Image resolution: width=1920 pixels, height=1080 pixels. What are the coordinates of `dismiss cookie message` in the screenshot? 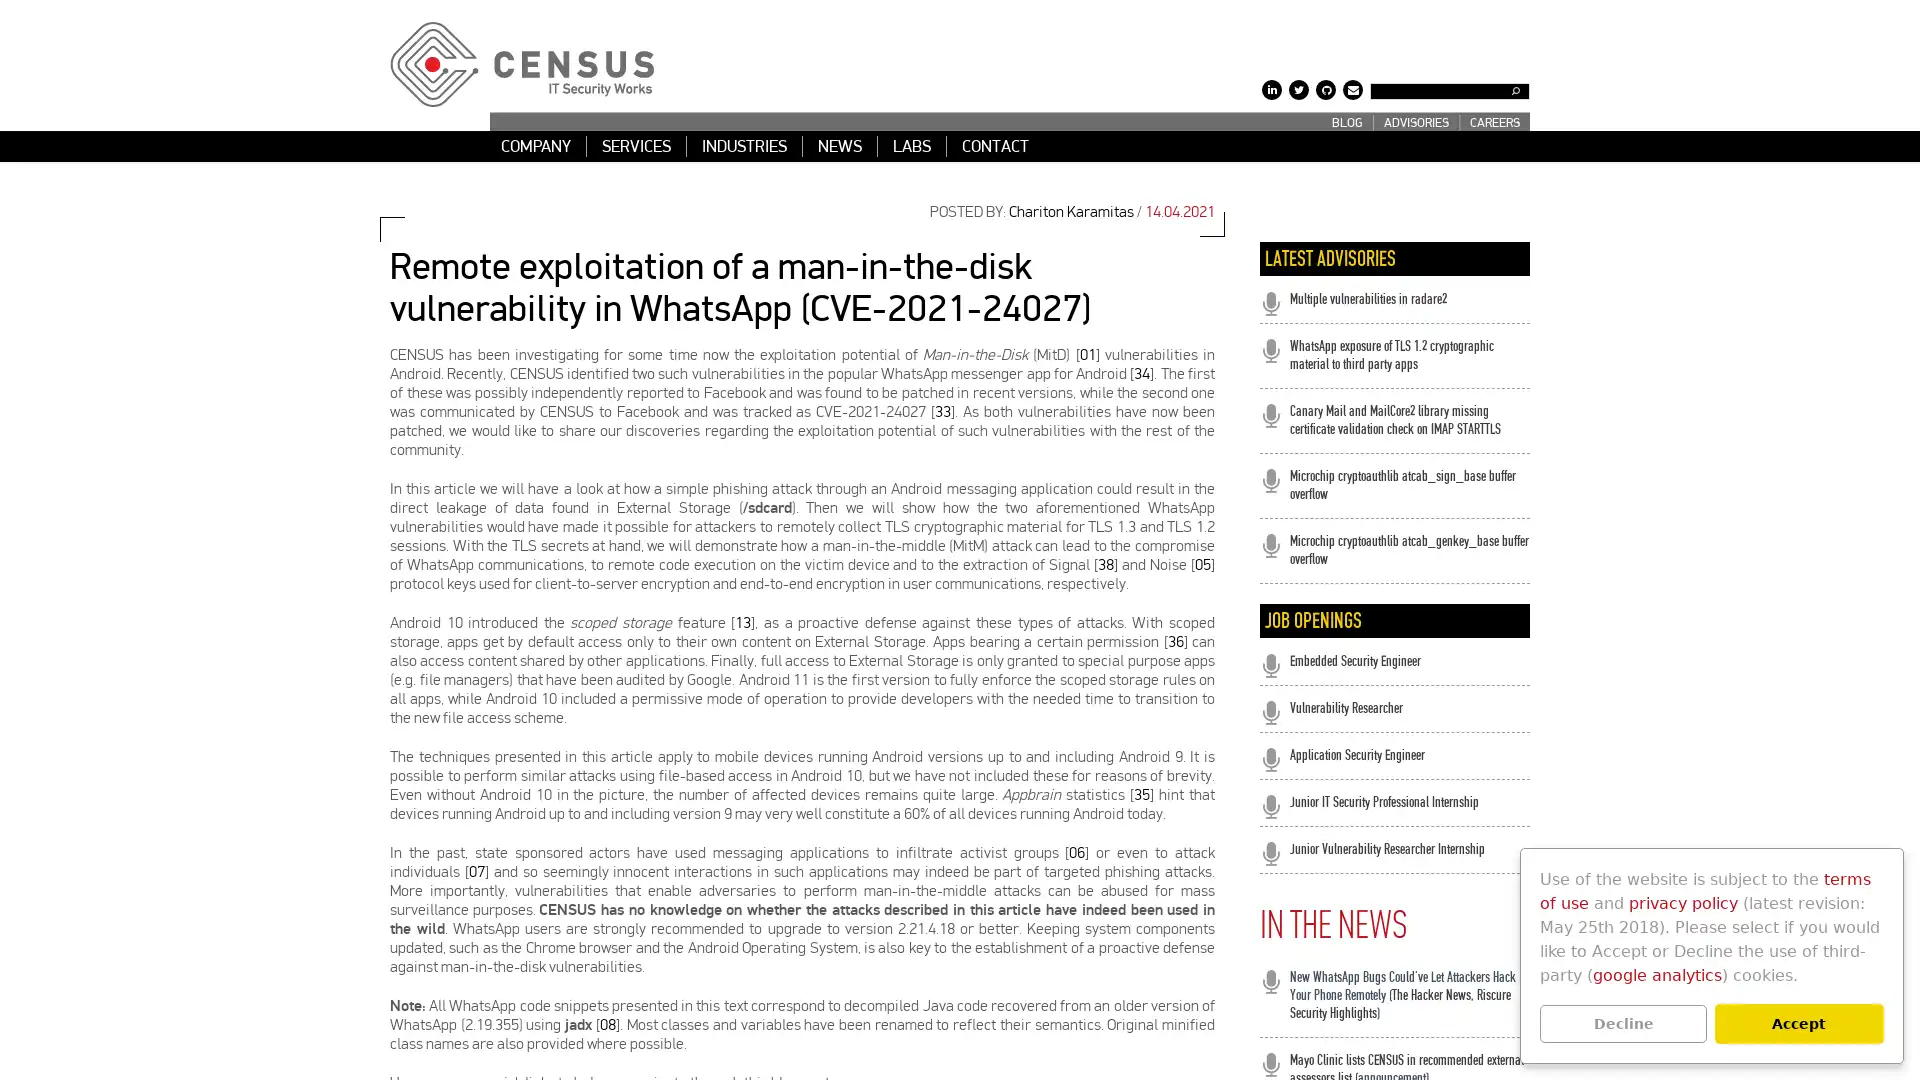 It's located at (1798, 1023).